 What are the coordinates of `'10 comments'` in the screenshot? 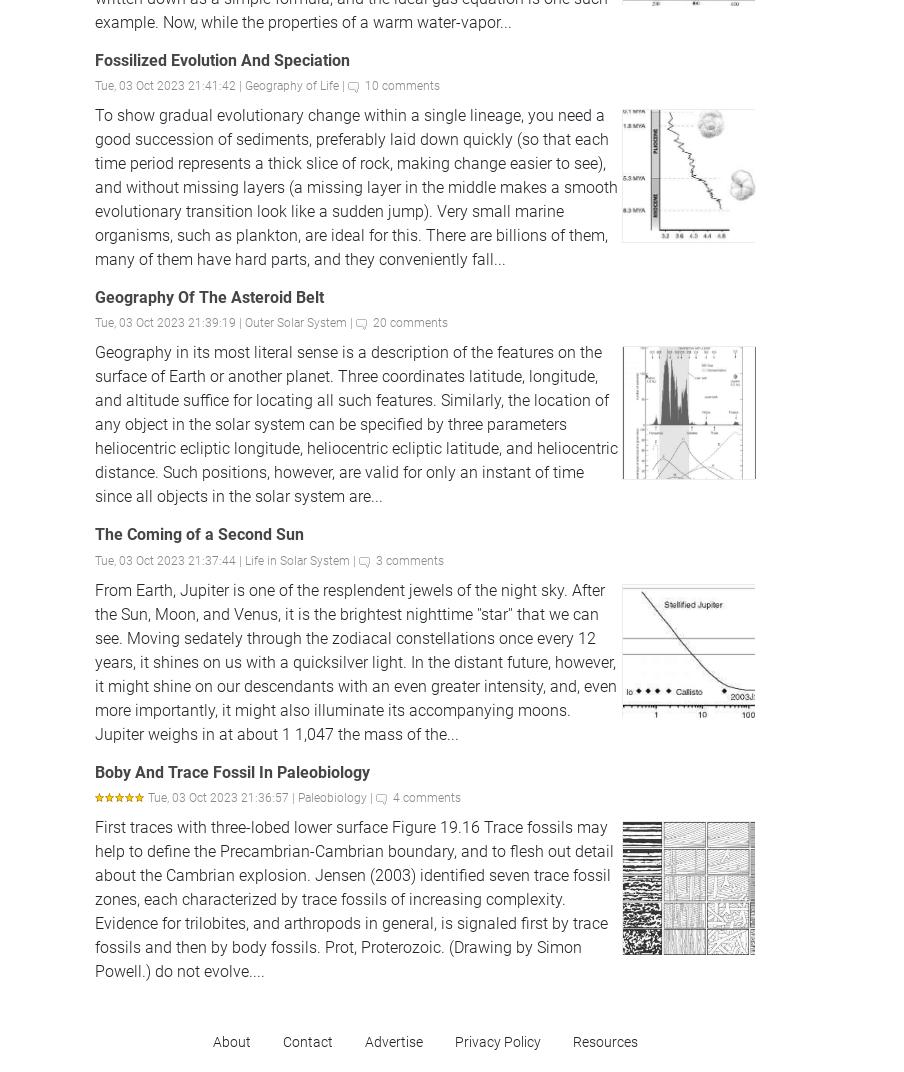 It's located at (402, 85).